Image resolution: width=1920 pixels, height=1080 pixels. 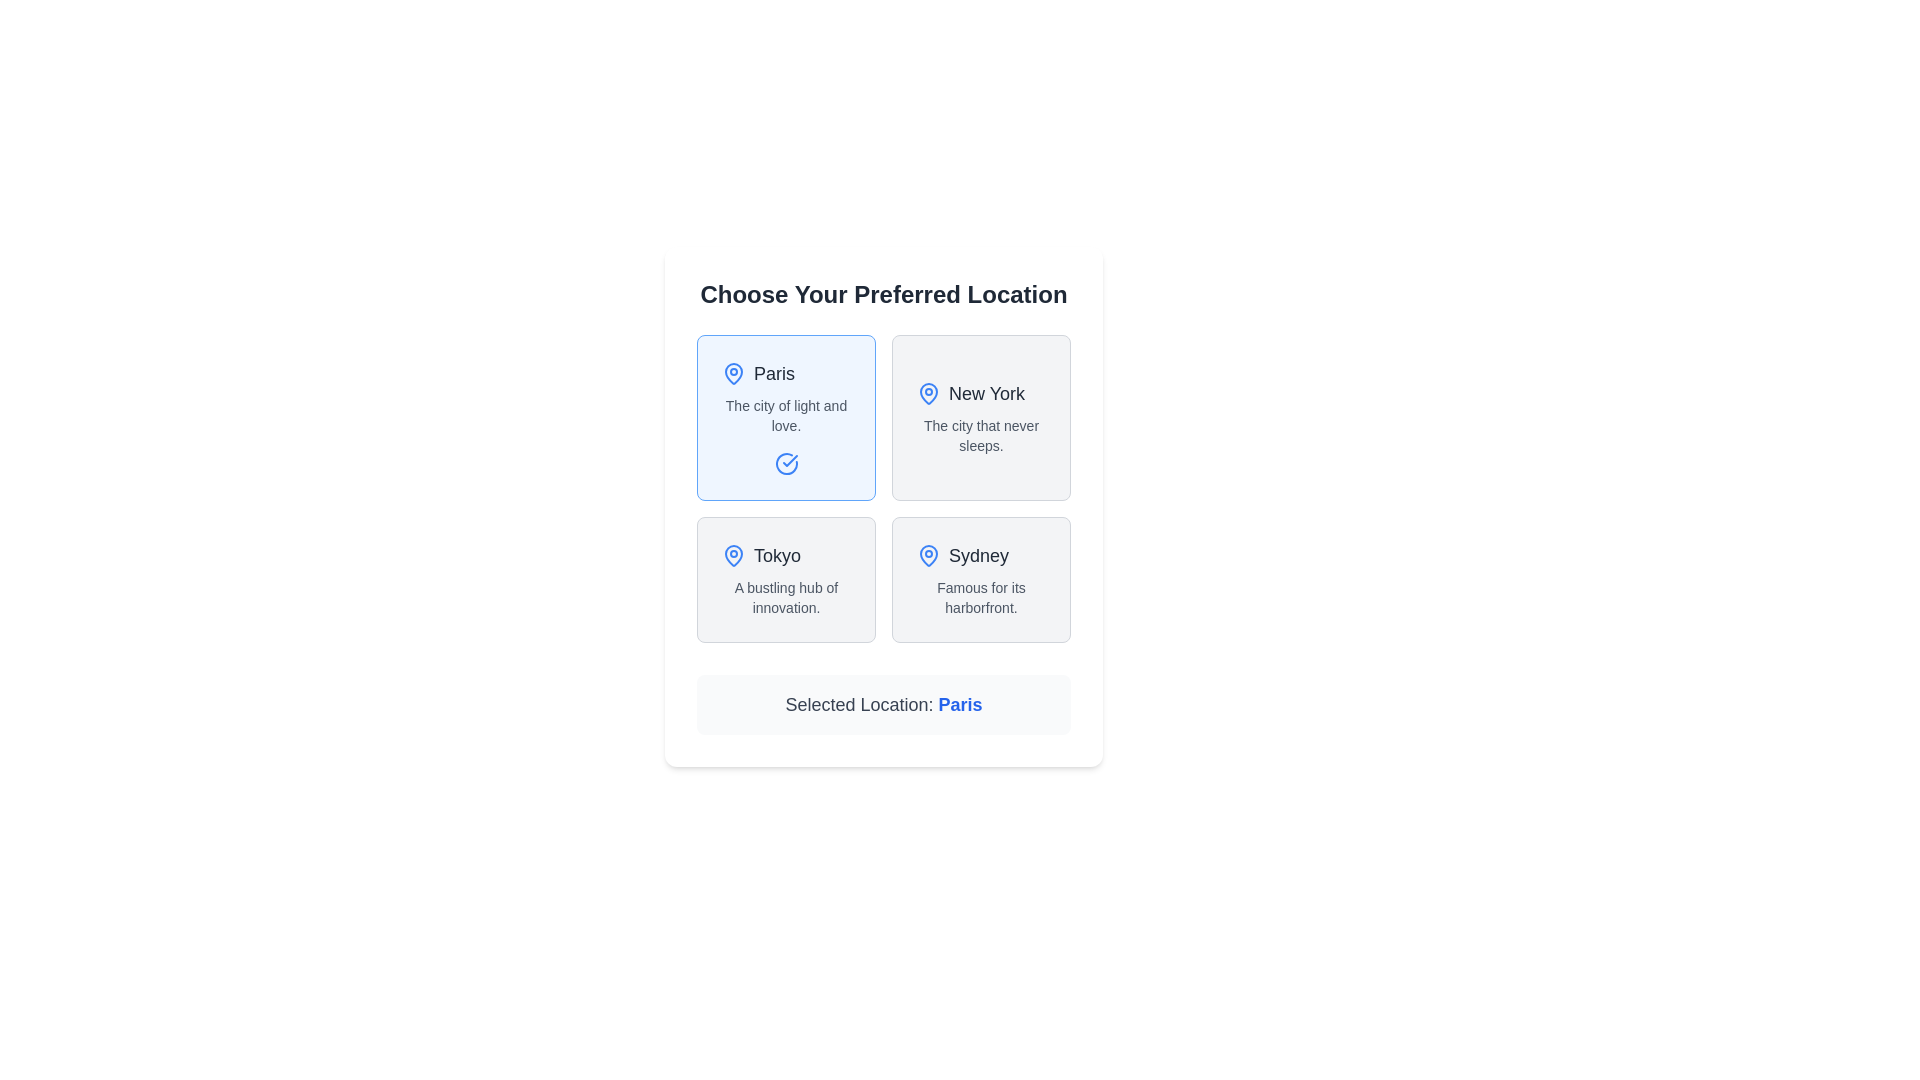 I want to click on the small blue map pin icon located in the lower-left section of the 'Tokyo' selection box, which precedes the text 'Tokyo', so click(x=733, y=555).